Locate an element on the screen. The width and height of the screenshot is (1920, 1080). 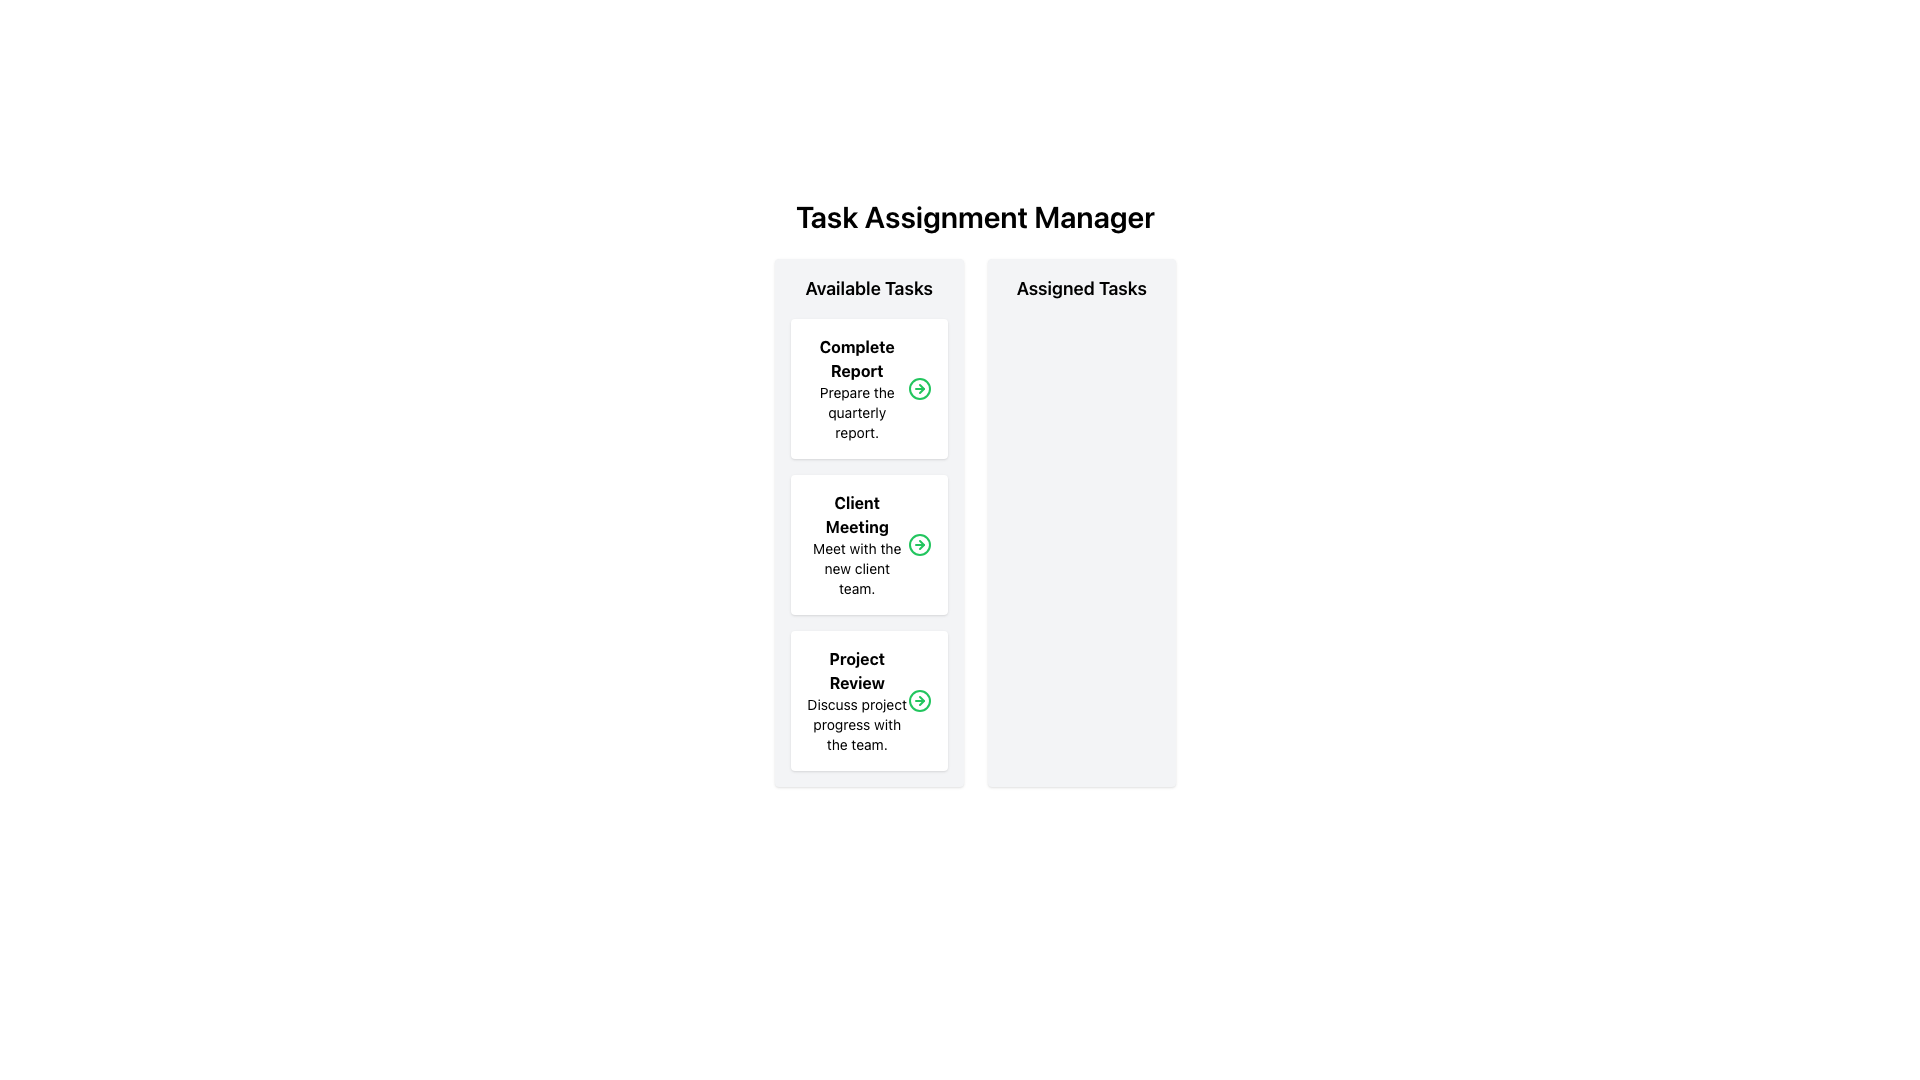
the header text label for the task 'Complete Report', which is located at the top of the first task item in the 'Available Tasks' column is located at coordinates (857, 357).